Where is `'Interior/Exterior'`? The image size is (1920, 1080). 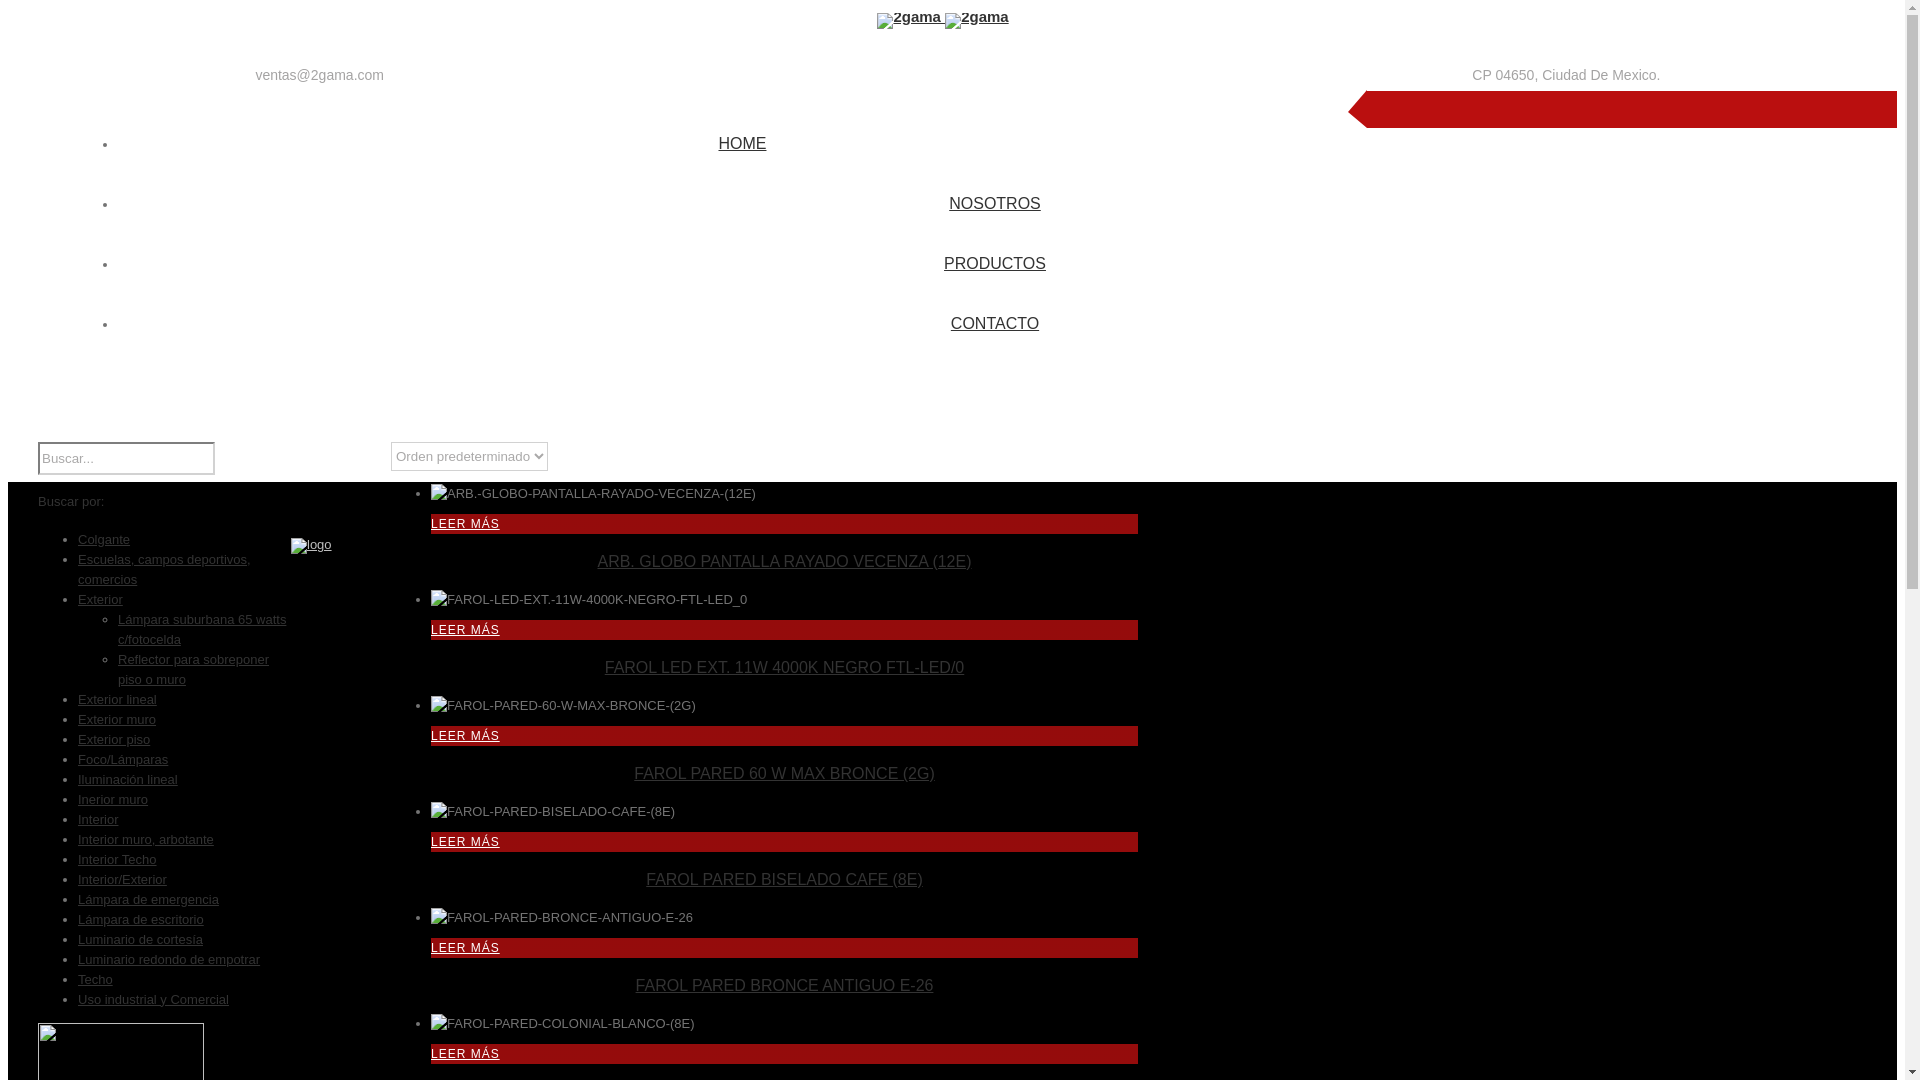 'Interior/Exterior' is located at coordinates (121, 878).